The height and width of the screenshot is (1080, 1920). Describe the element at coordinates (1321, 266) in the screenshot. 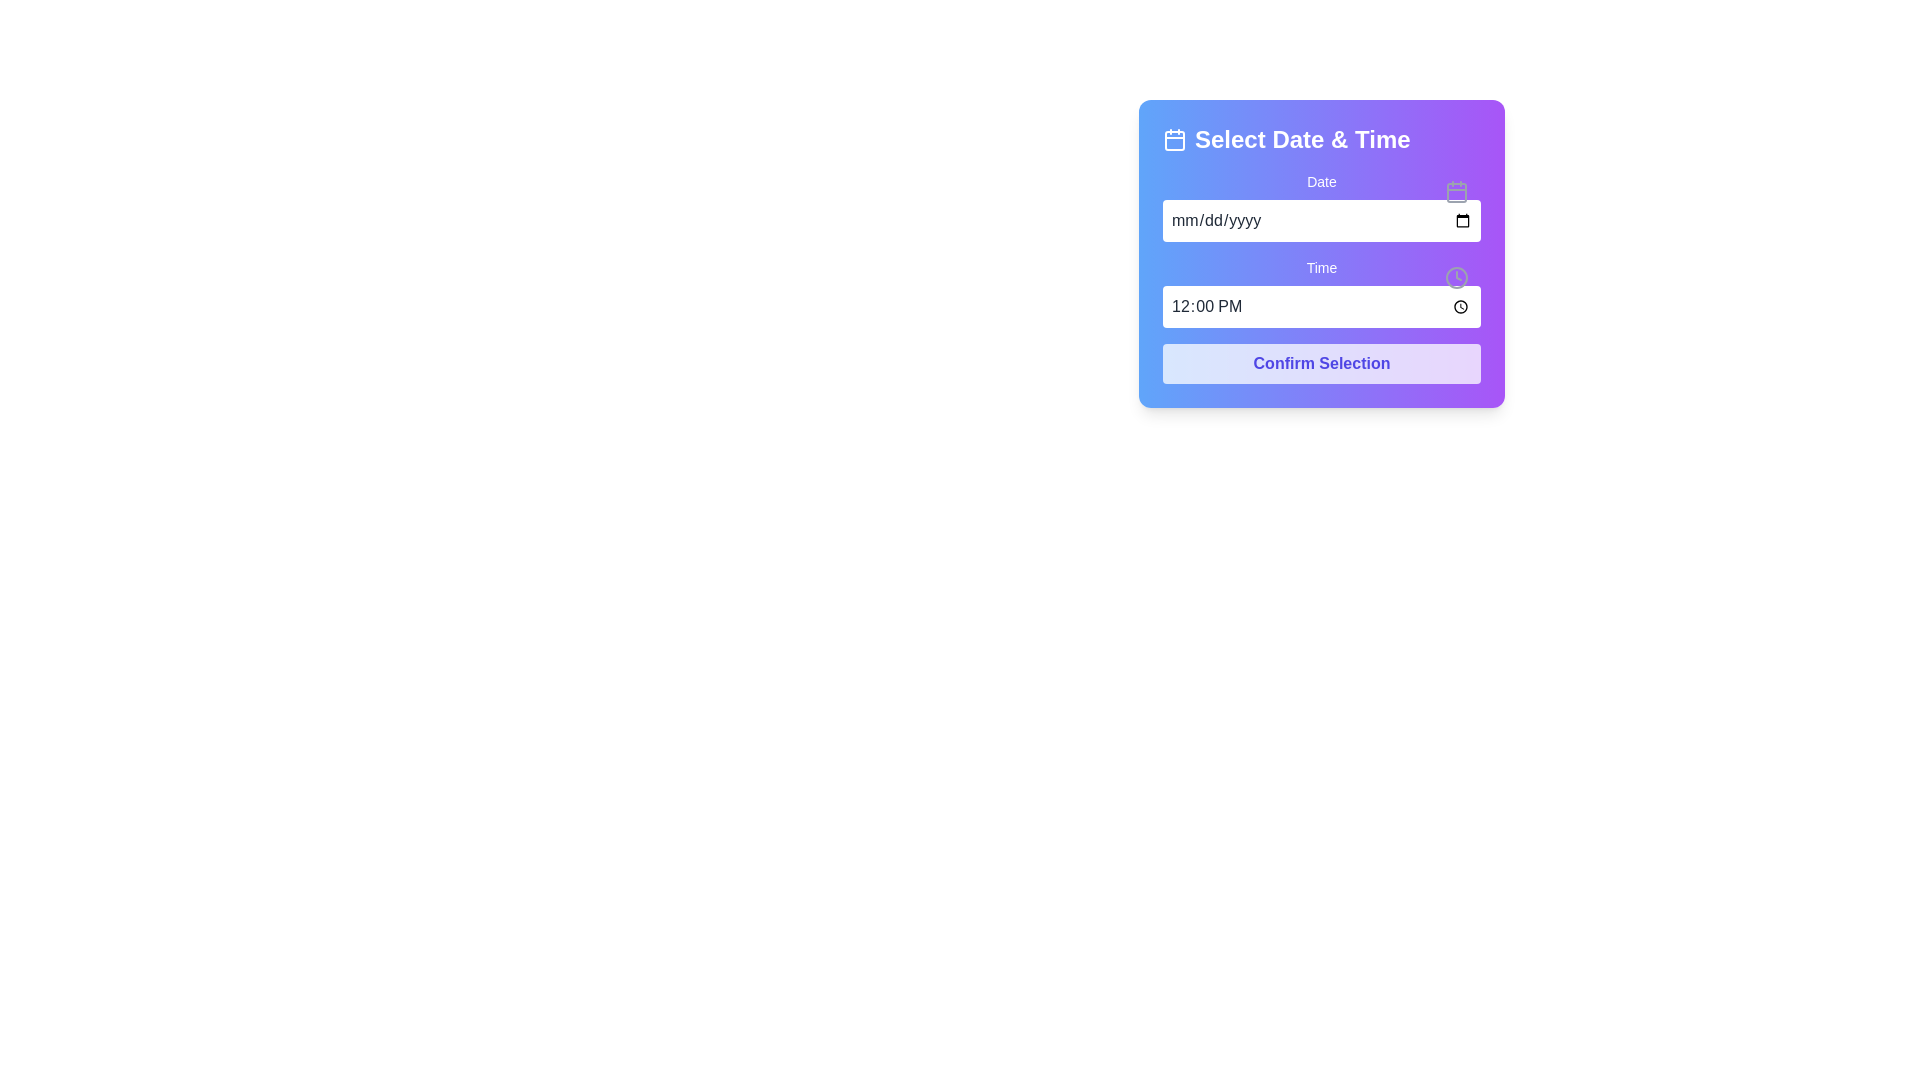

I see `the 'Time' label, which is a small-sized, medium-weight text label in white against a gradient background, located above the time selection input field in the 'Select Date & Time' form` at that location.